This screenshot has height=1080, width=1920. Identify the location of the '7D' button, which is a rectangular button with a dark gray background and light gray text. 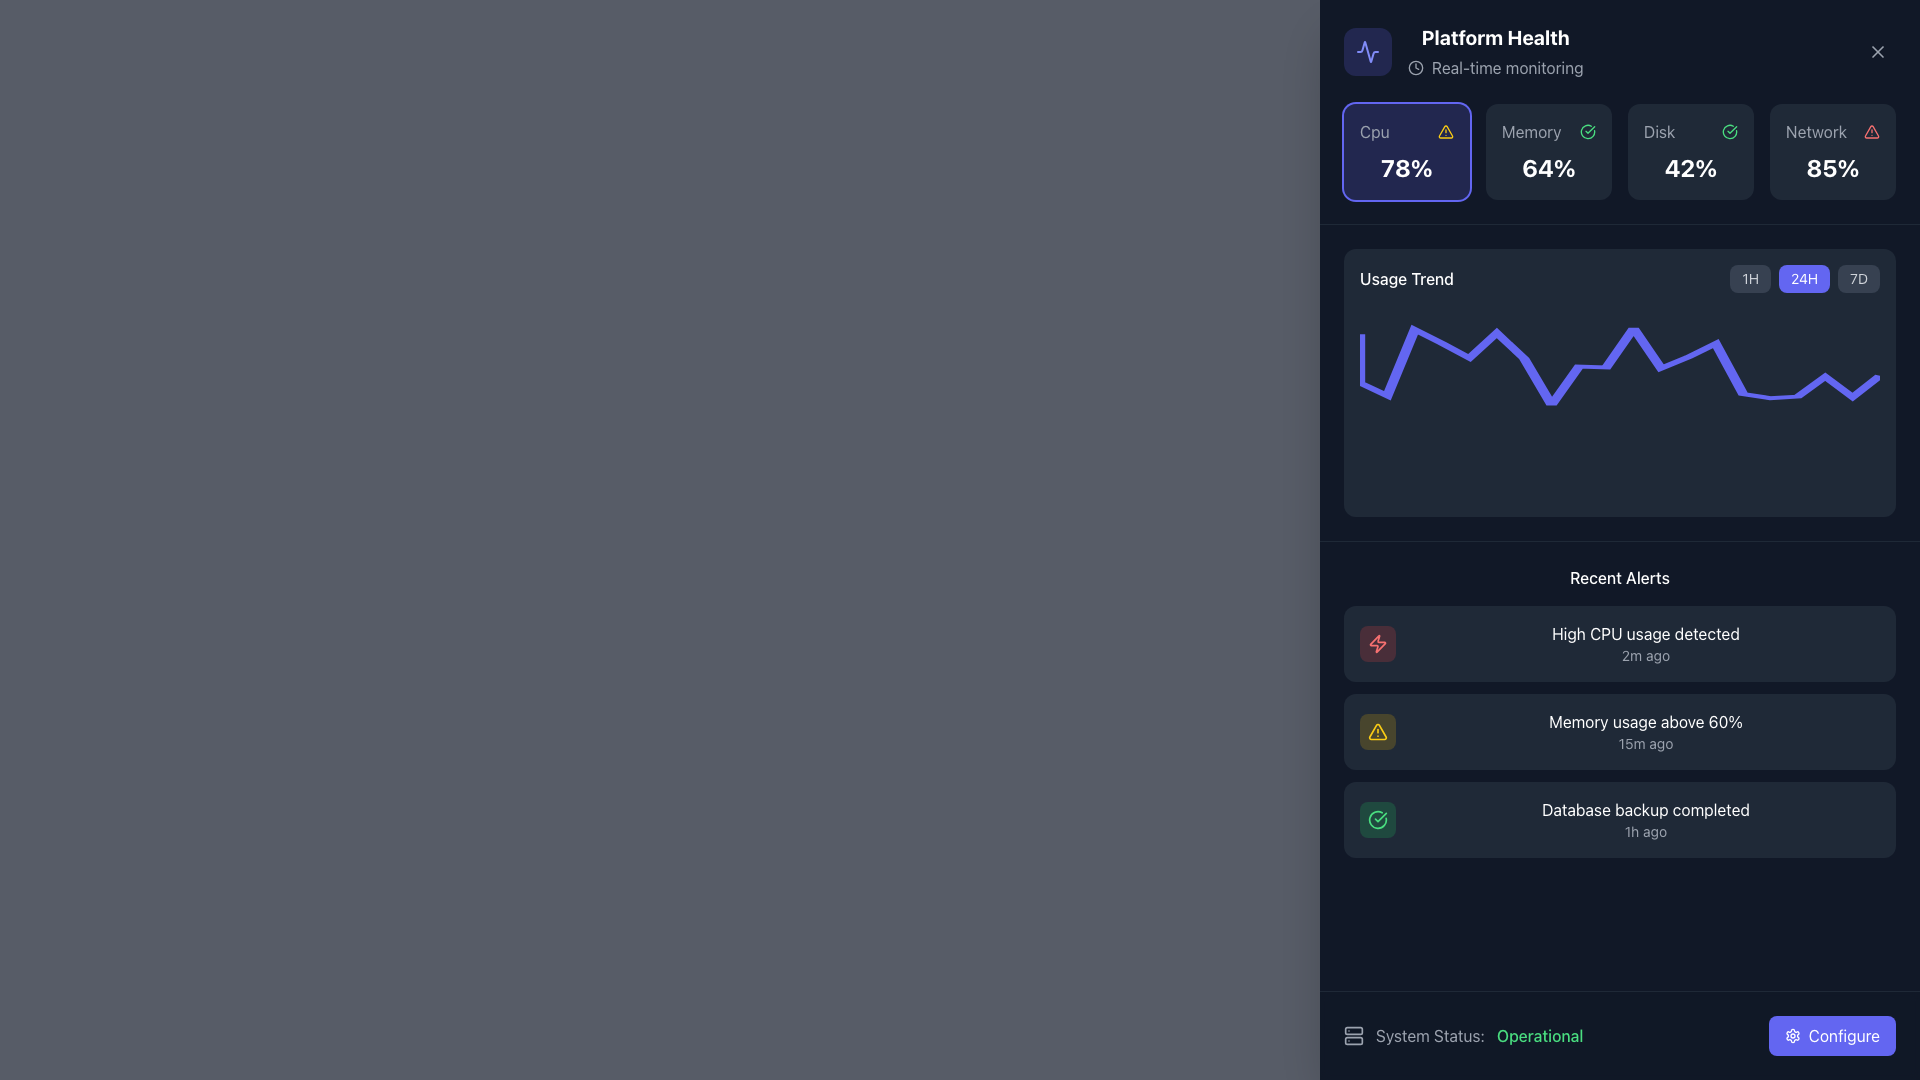
(1858, 278).